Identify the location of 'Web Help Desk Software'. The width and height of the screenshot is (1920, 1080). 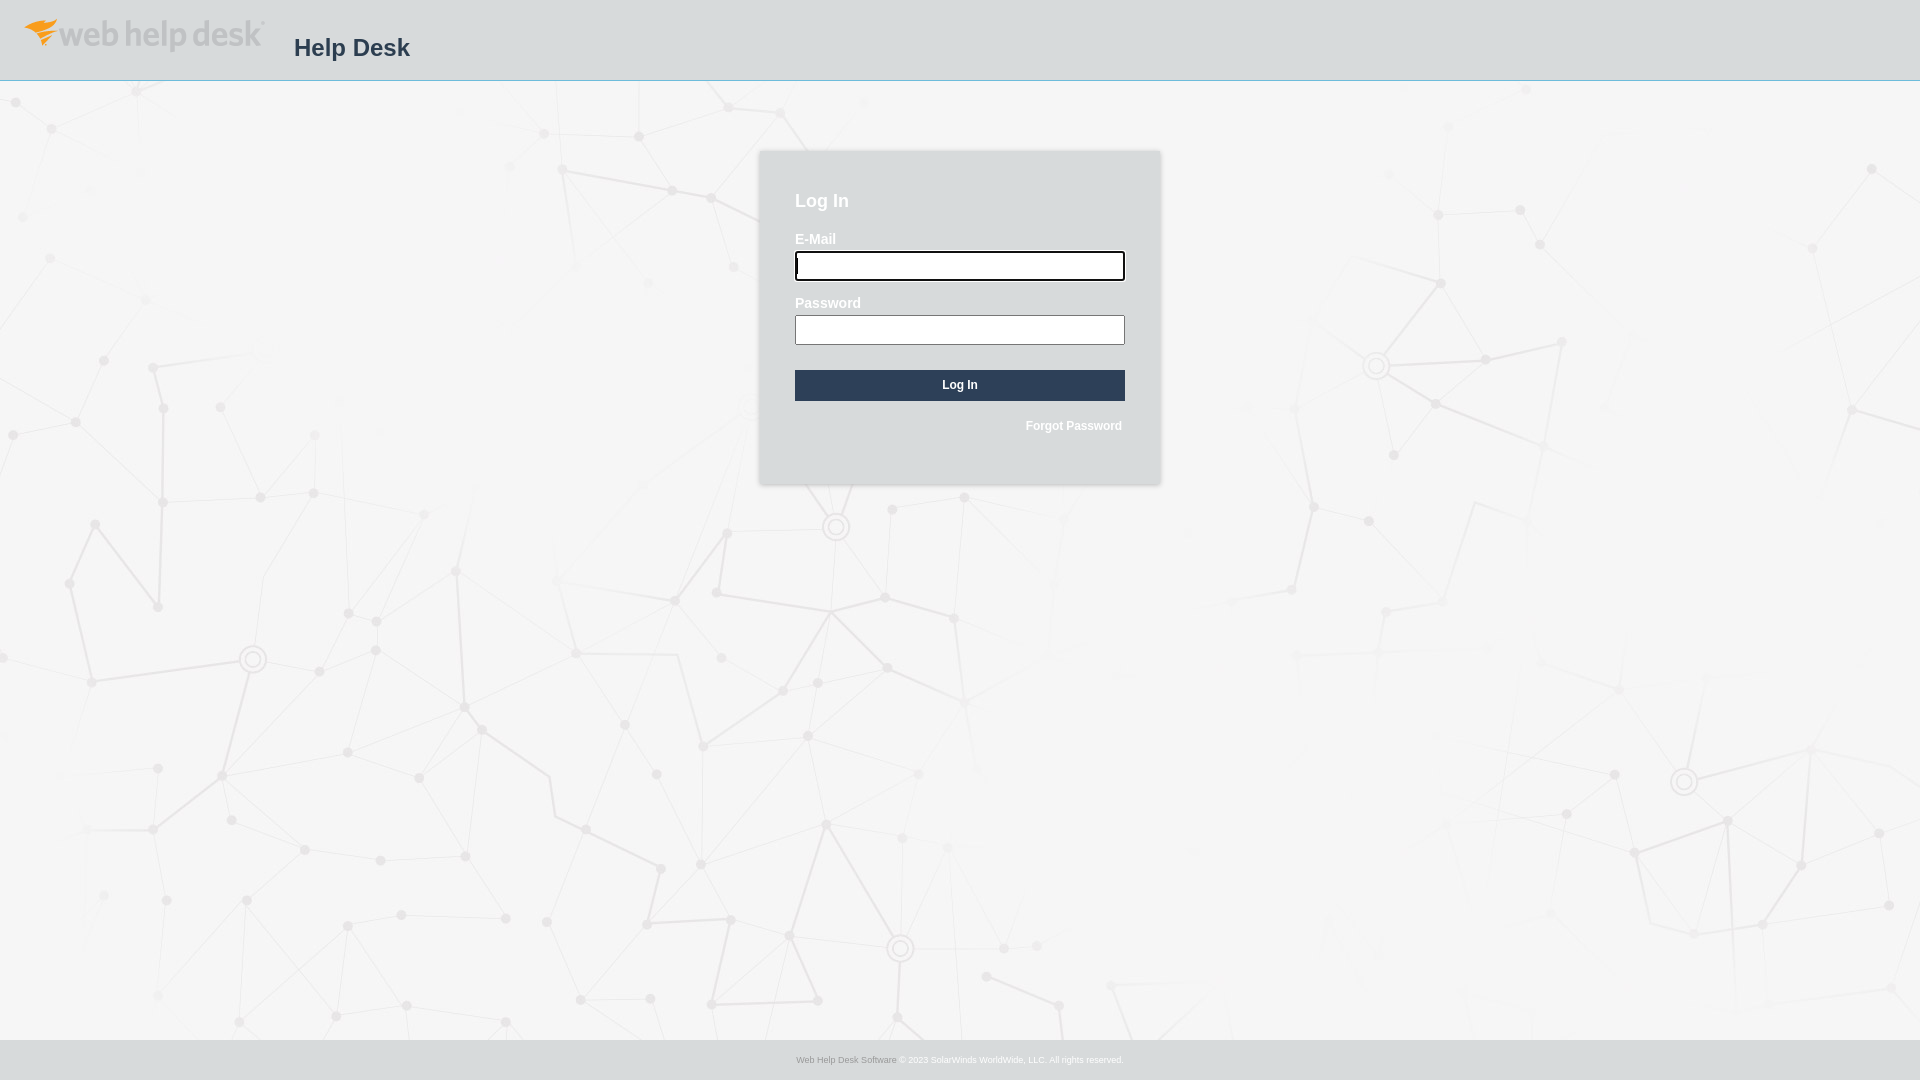
(845, 1059).